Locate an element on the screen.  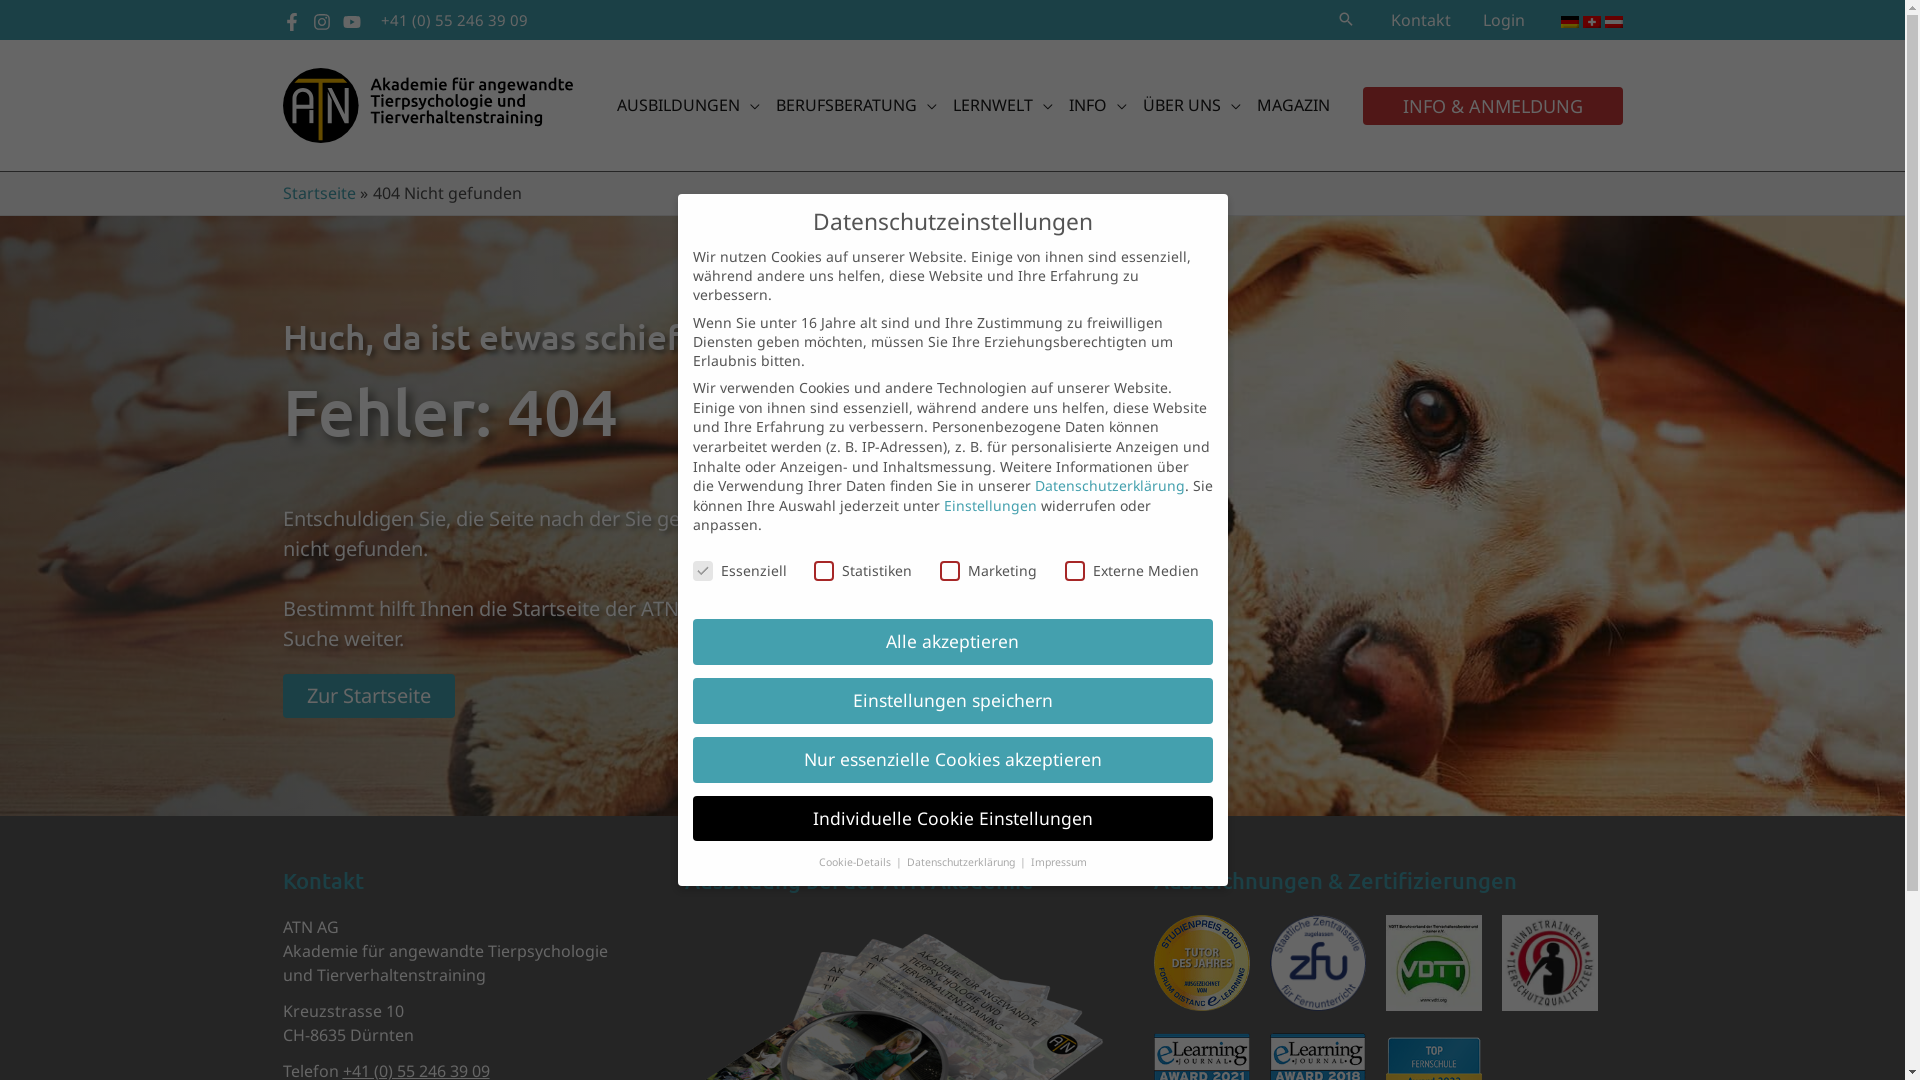
'Login' is located at coordinates (1502, 19).